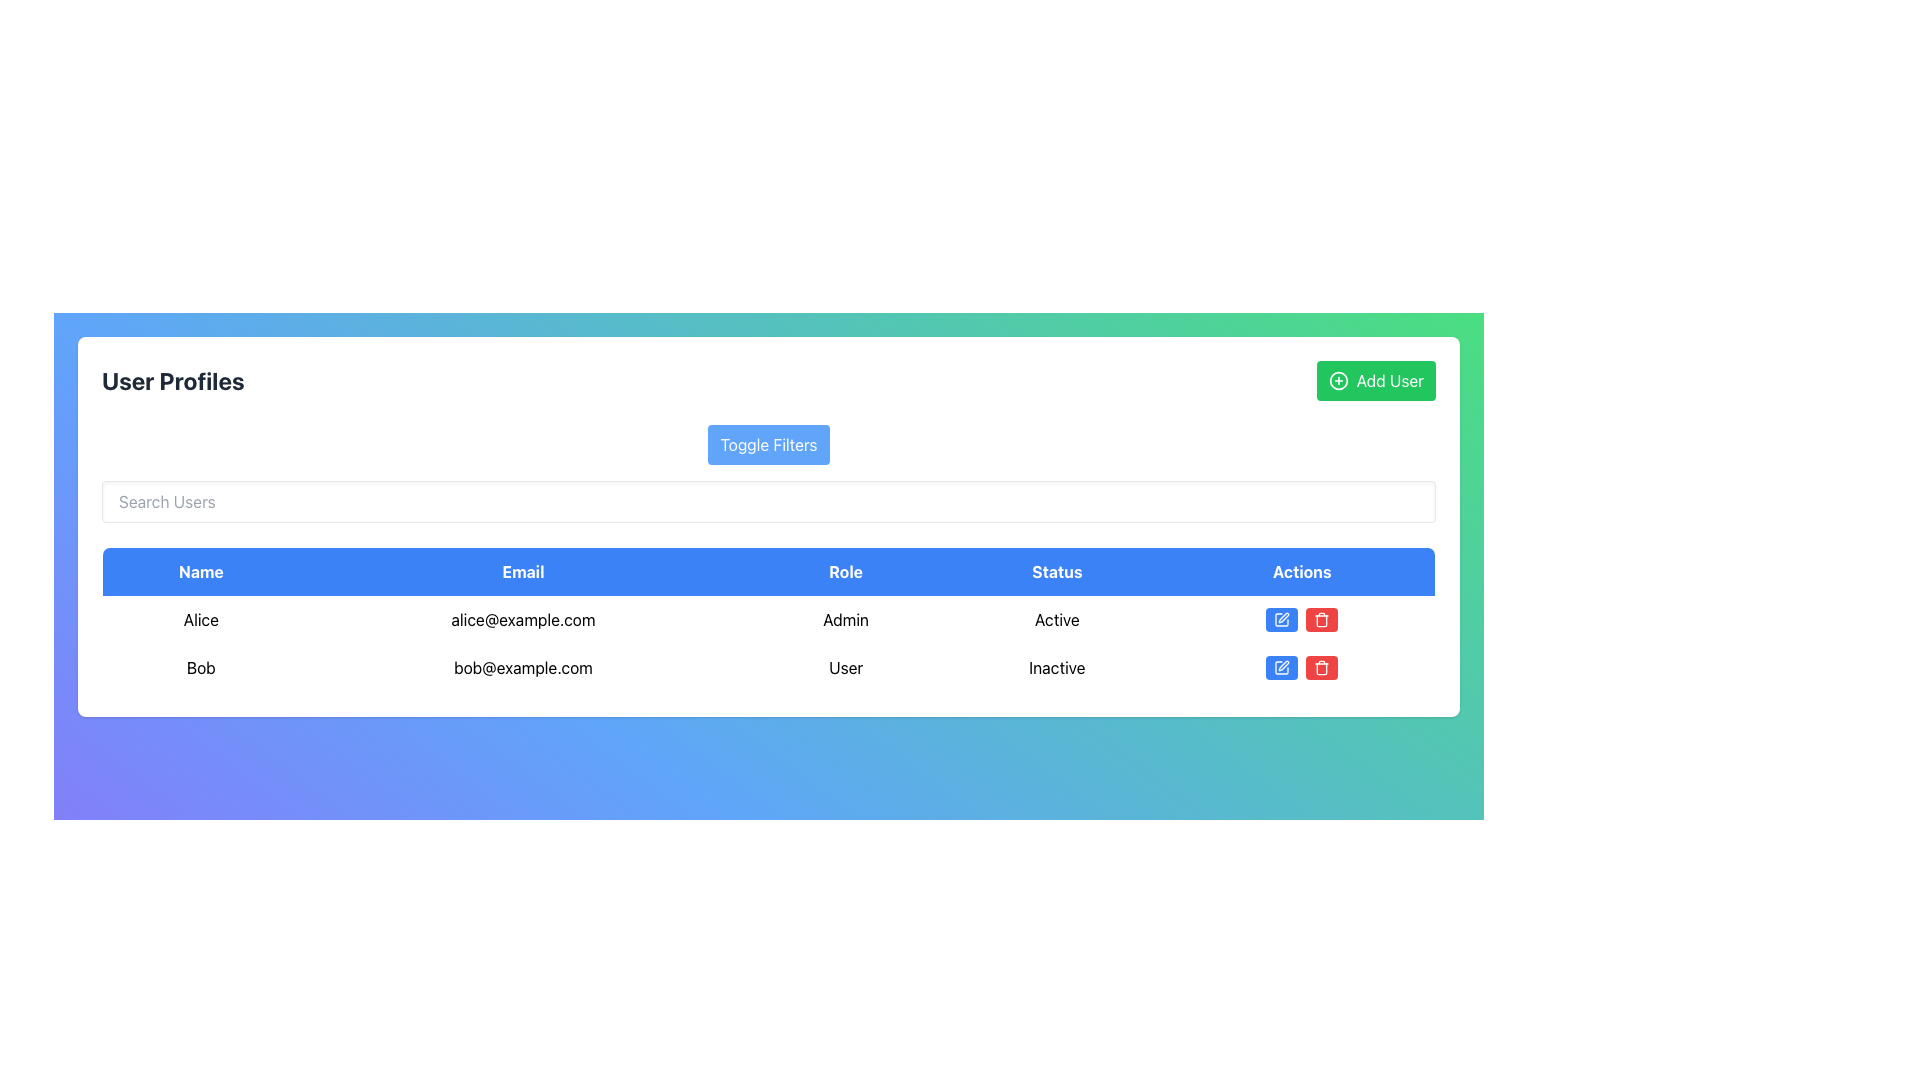  What do you see at coordinates (1302, 571) in the screenshot?
I see `the 'Actions' column header in the user profiles table, which is the fifth column header located at the top right of the interface` at bounding box center [1302, 571].